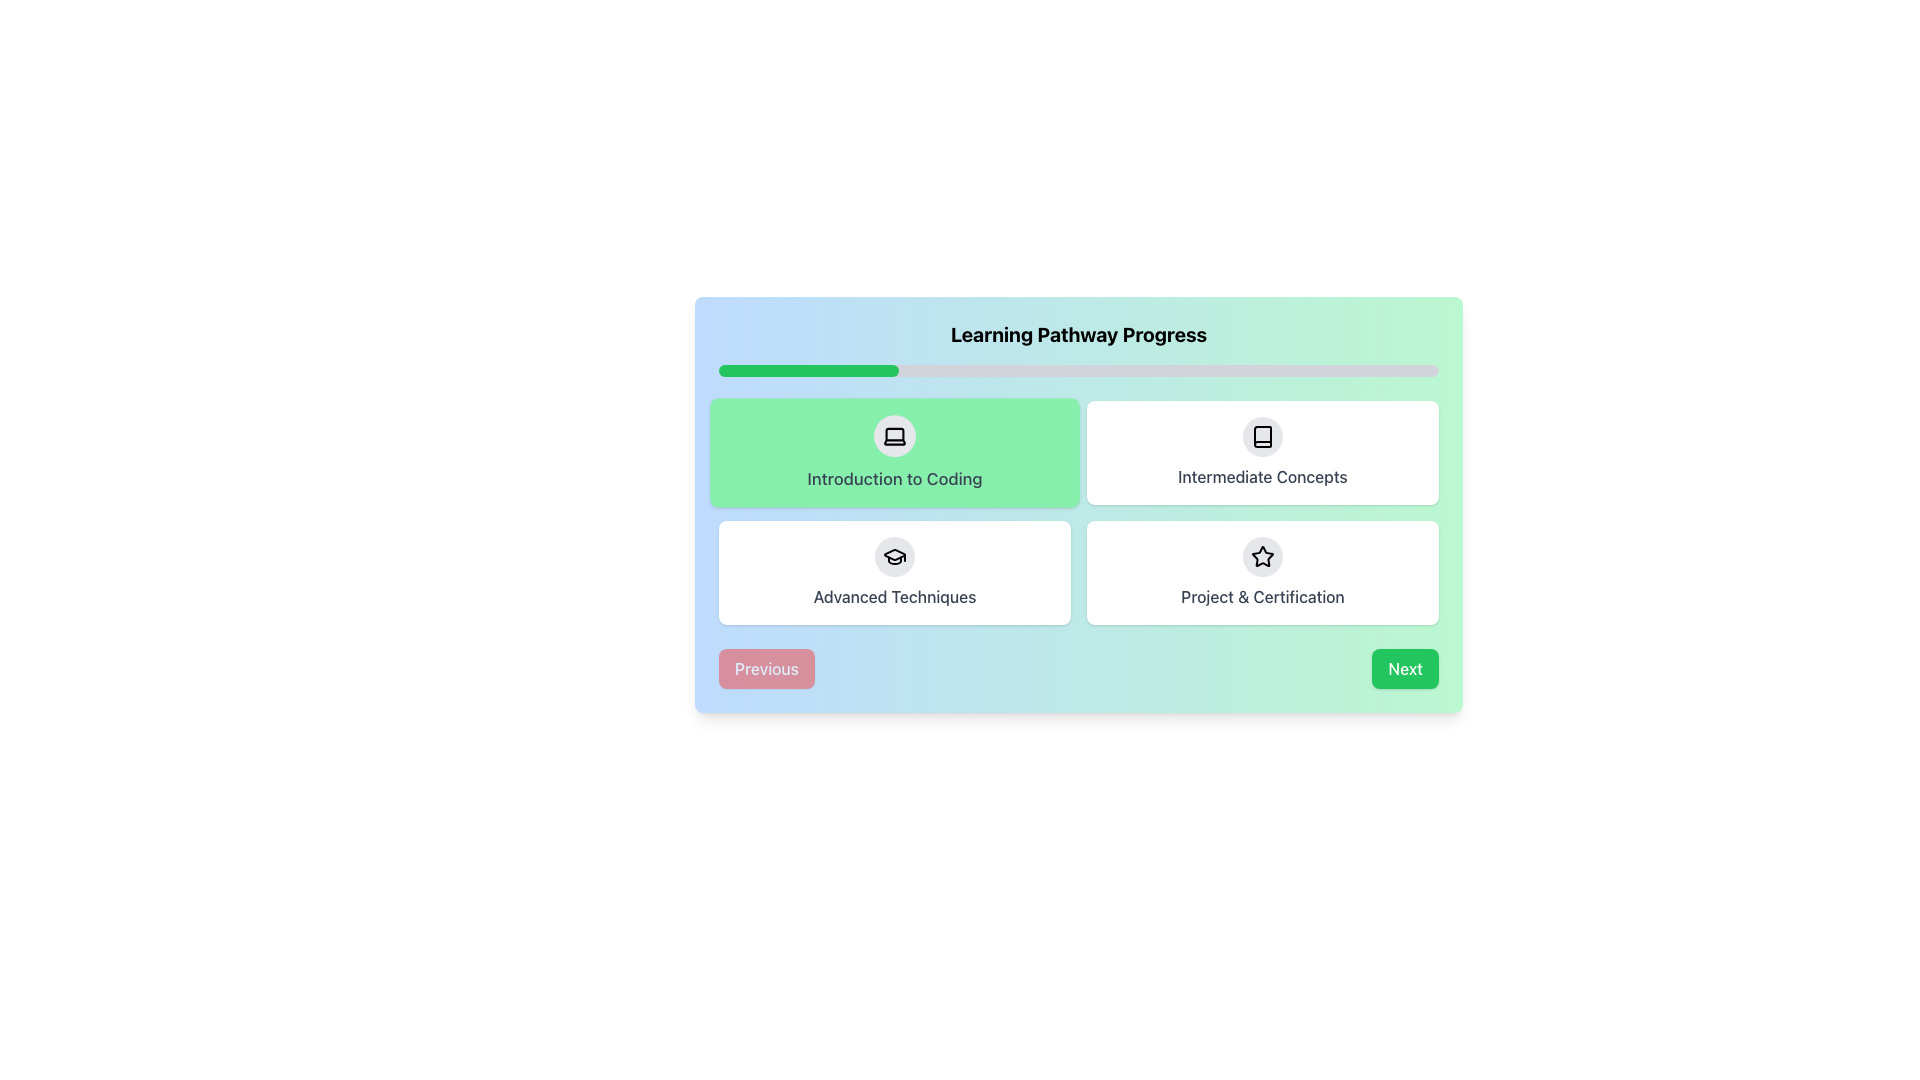 The height and width of the screenshot is (1080, 1920). I want to click on the 'Intermediate Concepts' icon located in the second box of the top row of card-like sections in the learning pathway interface, so click(1261, 435).